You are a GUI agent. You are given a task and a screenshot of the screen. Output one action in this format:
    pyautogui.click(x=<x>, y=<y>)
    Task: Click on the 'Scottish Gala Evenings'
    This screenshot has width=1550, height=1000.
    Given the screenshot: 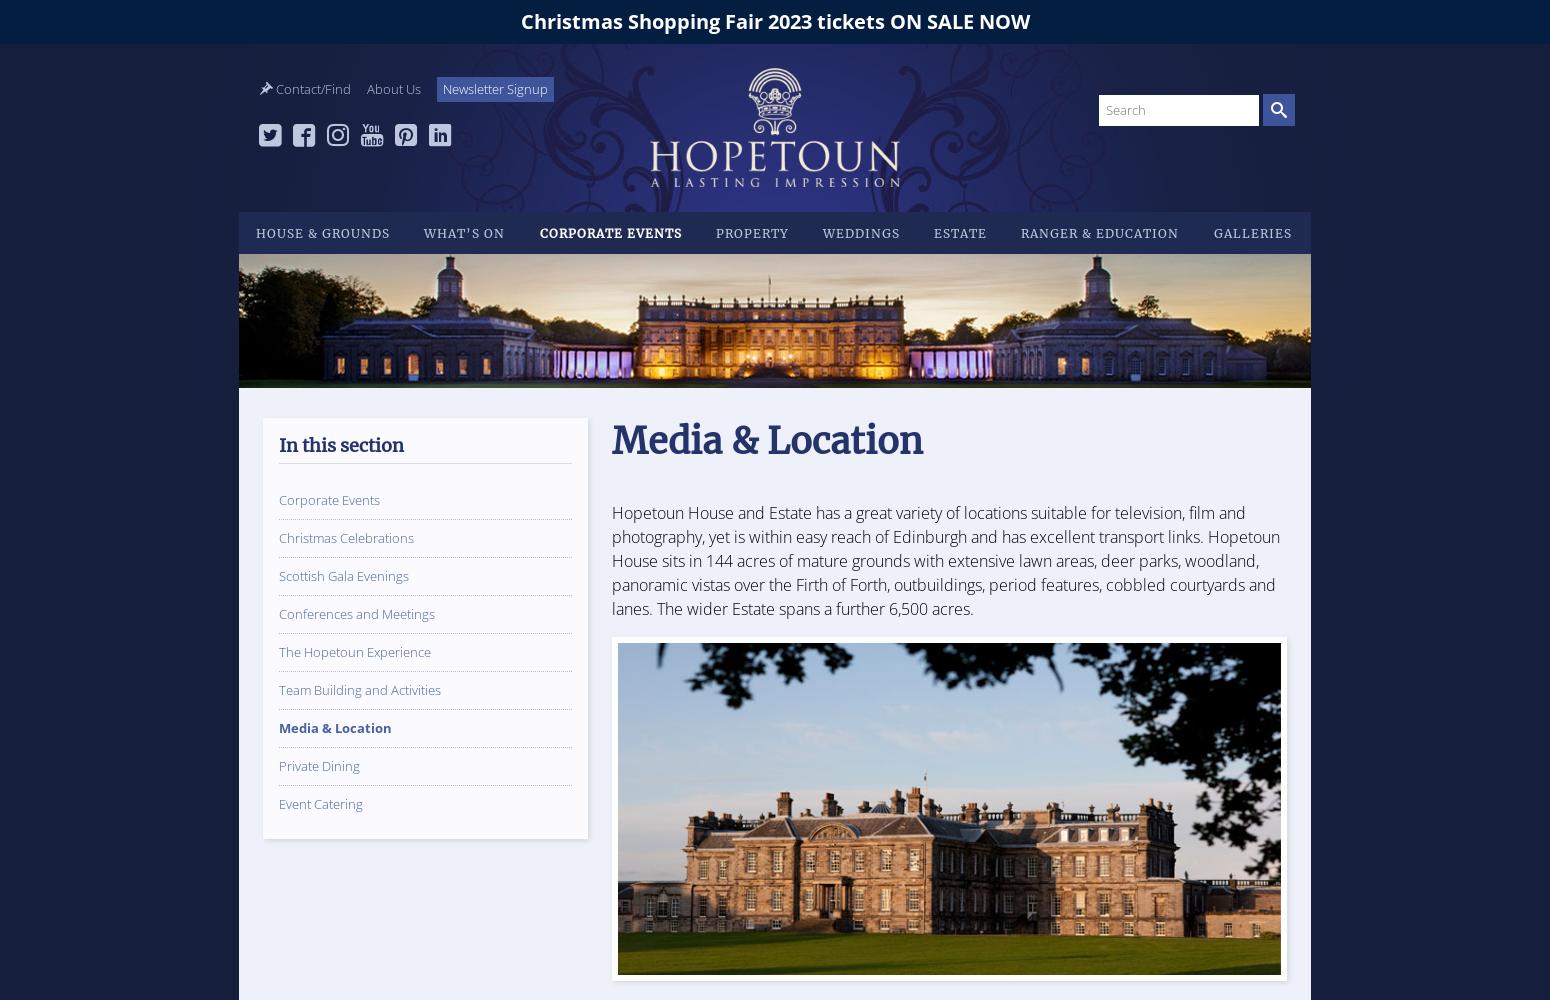 What is the action you would take?
    pyautogui.click(x=342, y=575)
    